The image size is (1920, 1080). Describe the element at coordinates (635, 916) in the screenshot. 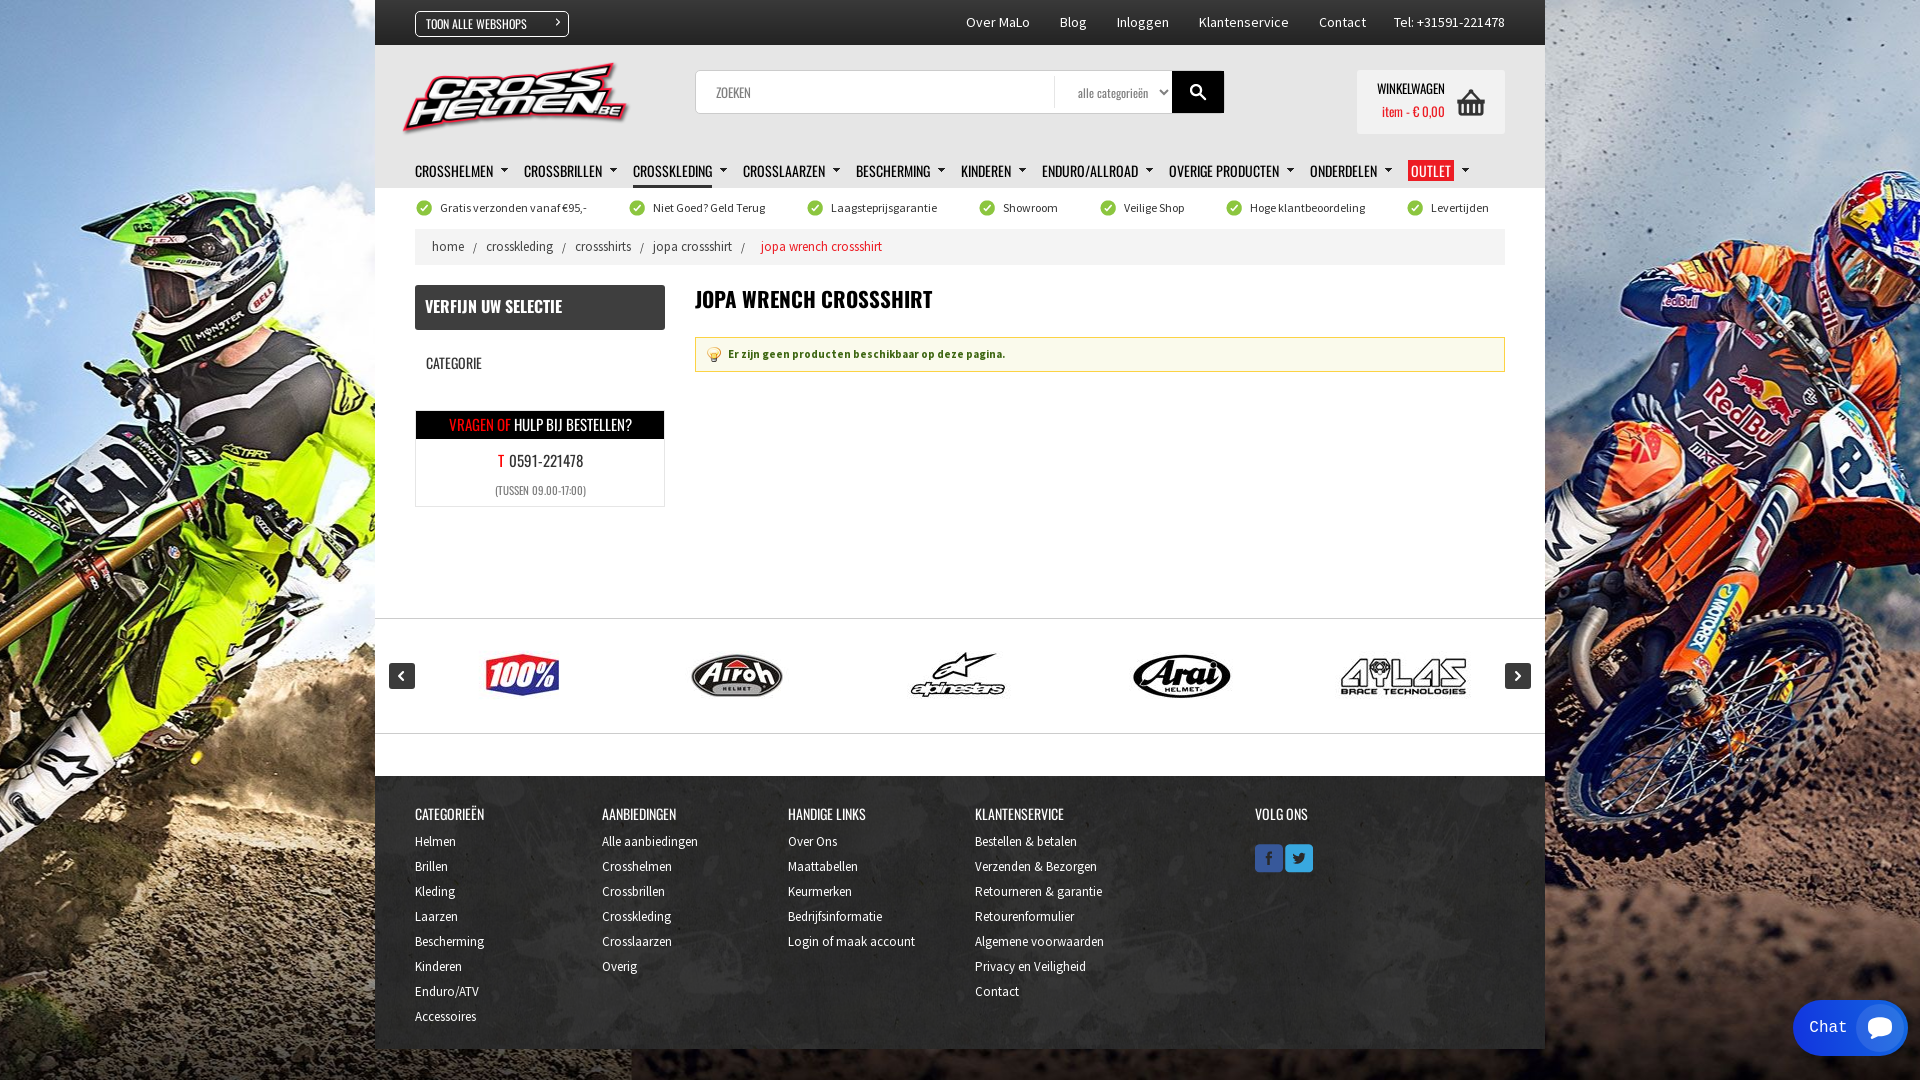

I see `'Crosskleding'` at that location.